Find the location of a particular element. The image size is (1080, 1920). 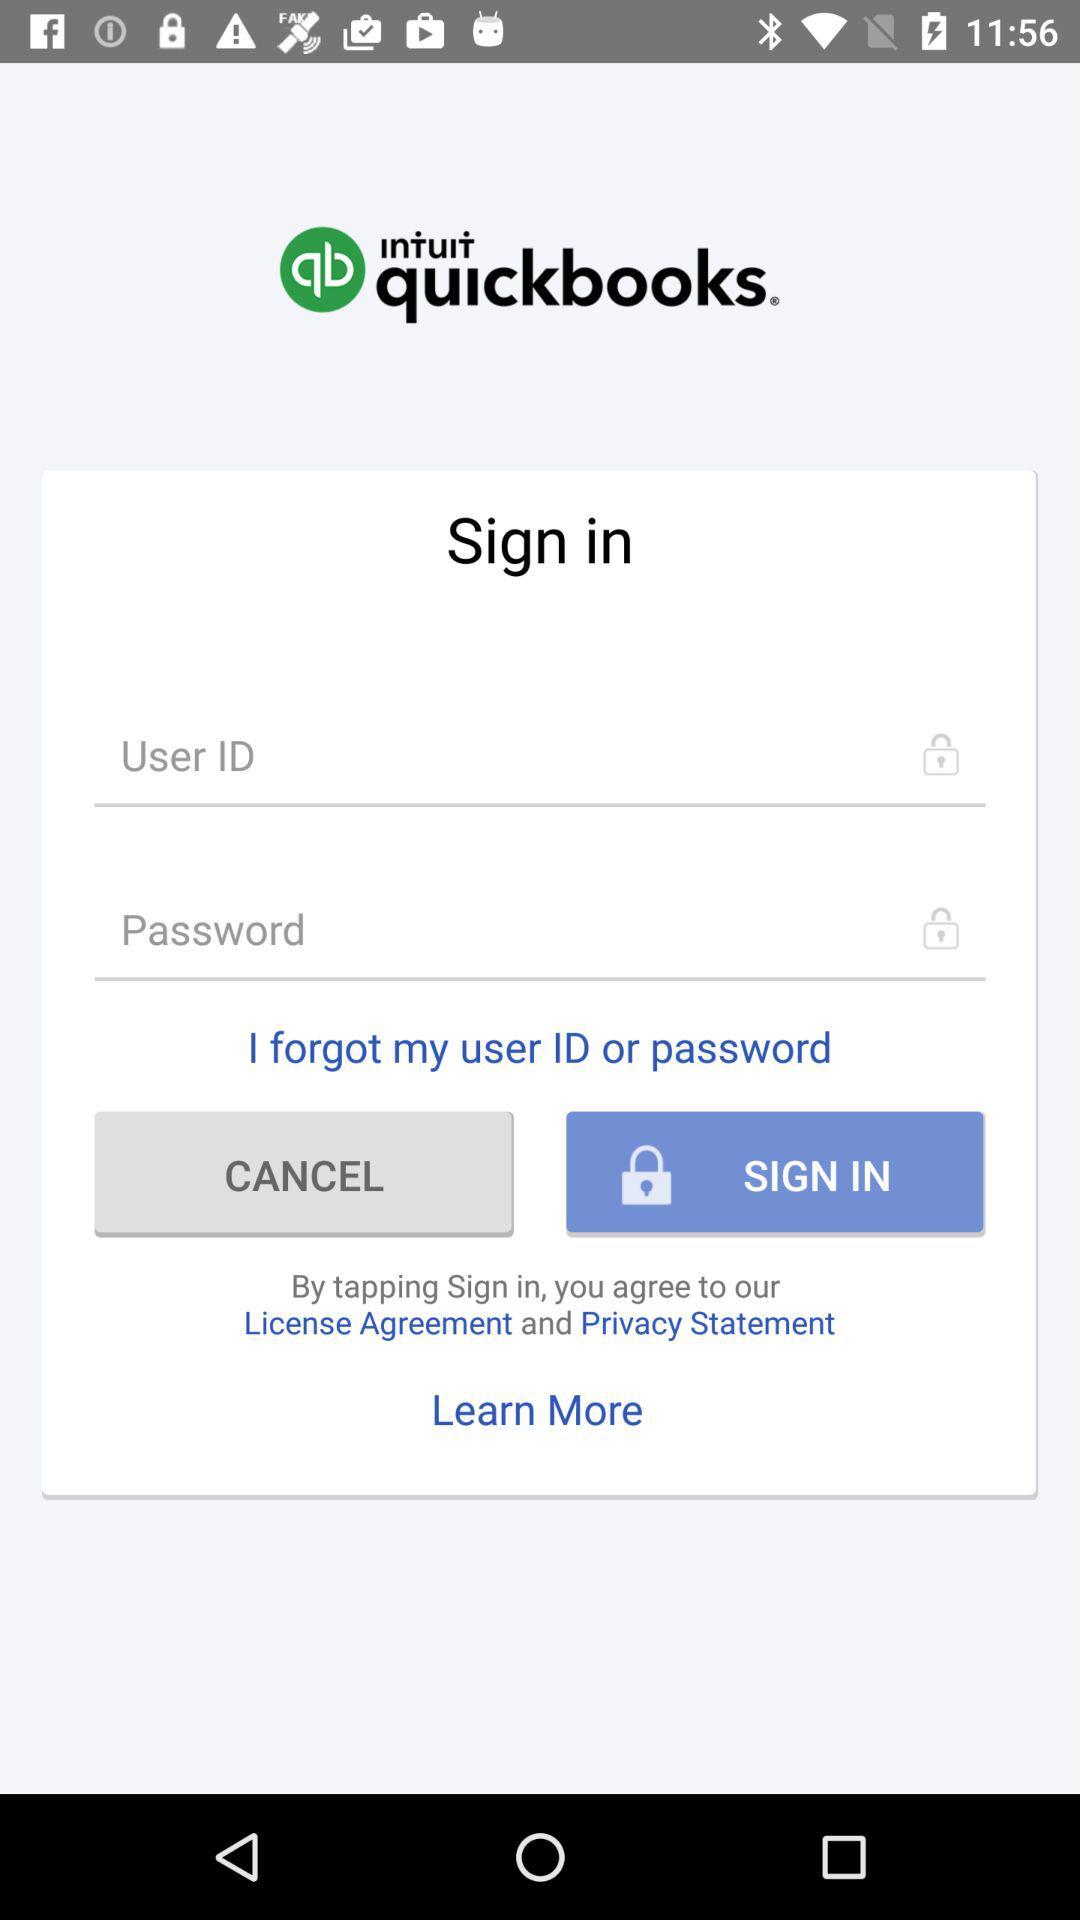

password is located at coordinates (540, 927).